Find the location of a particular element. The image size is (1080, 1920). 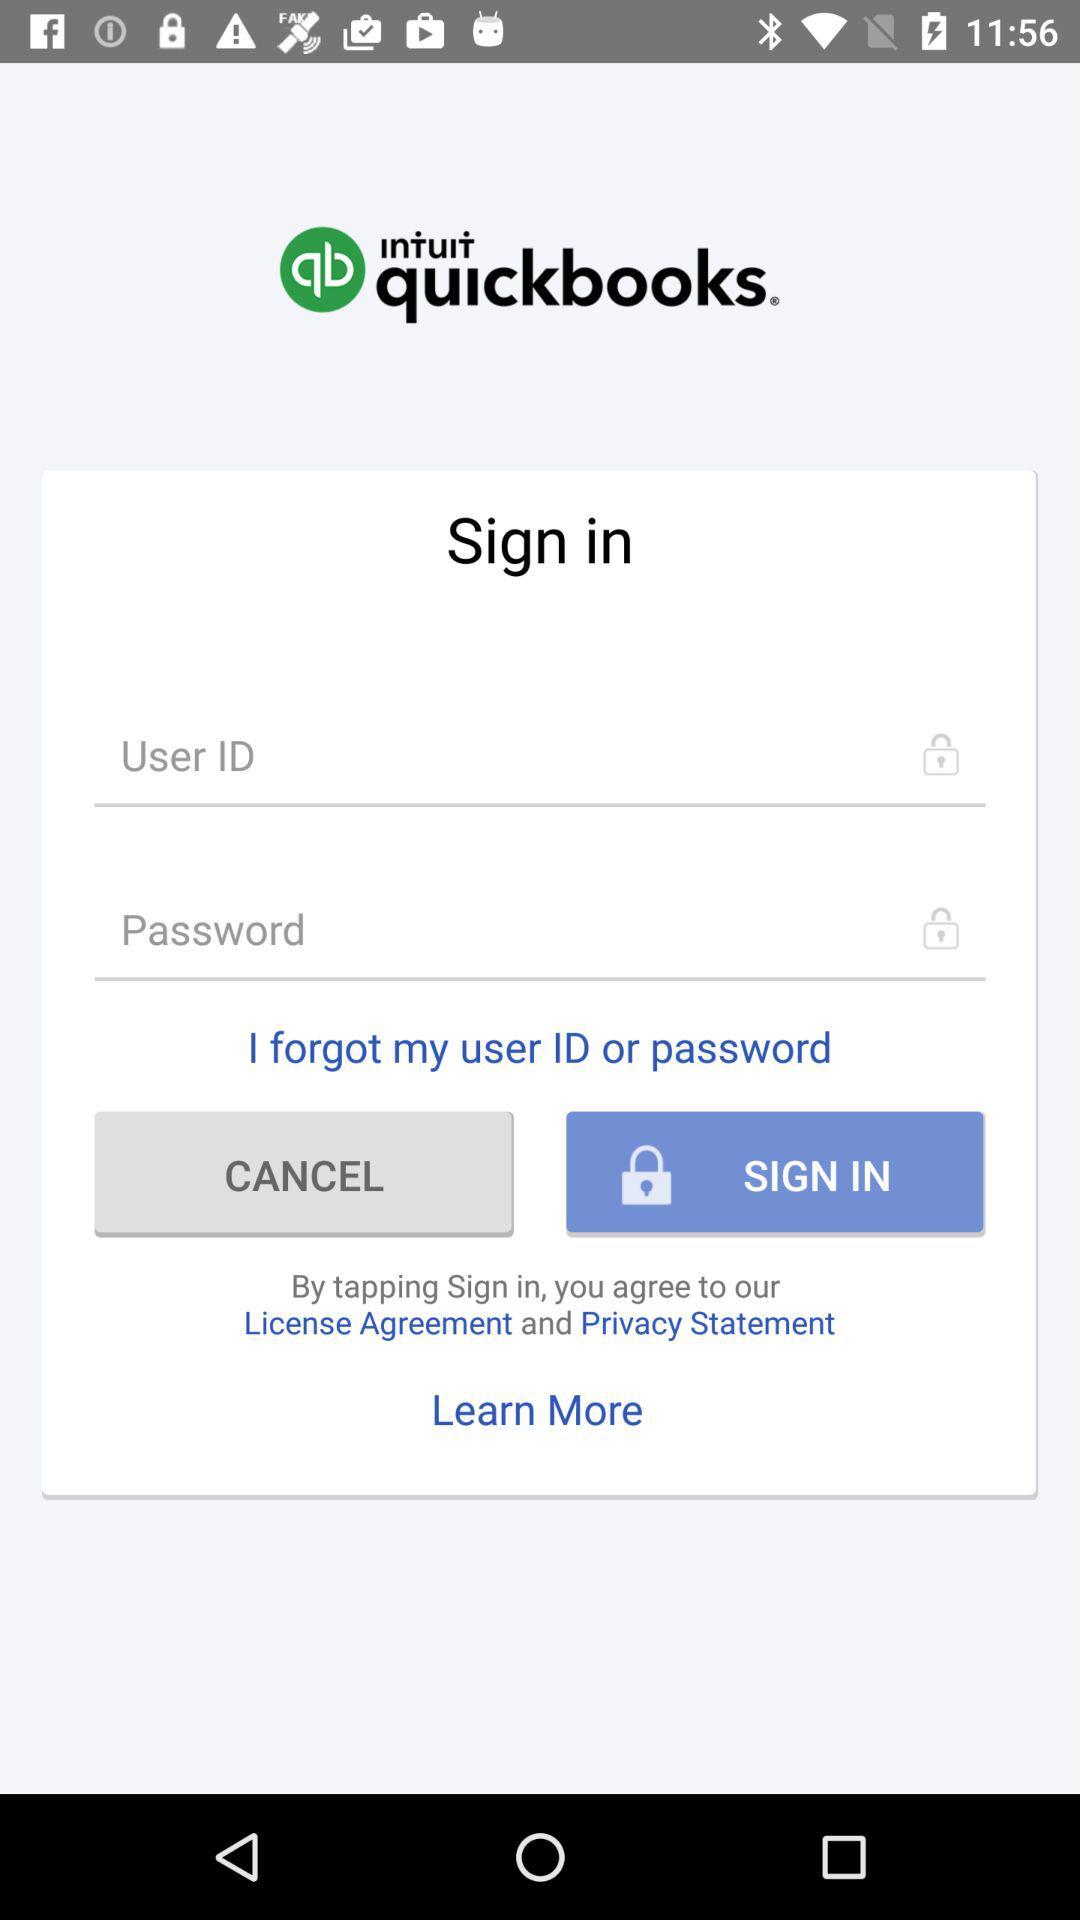

password is located at coordinates (540, 927).